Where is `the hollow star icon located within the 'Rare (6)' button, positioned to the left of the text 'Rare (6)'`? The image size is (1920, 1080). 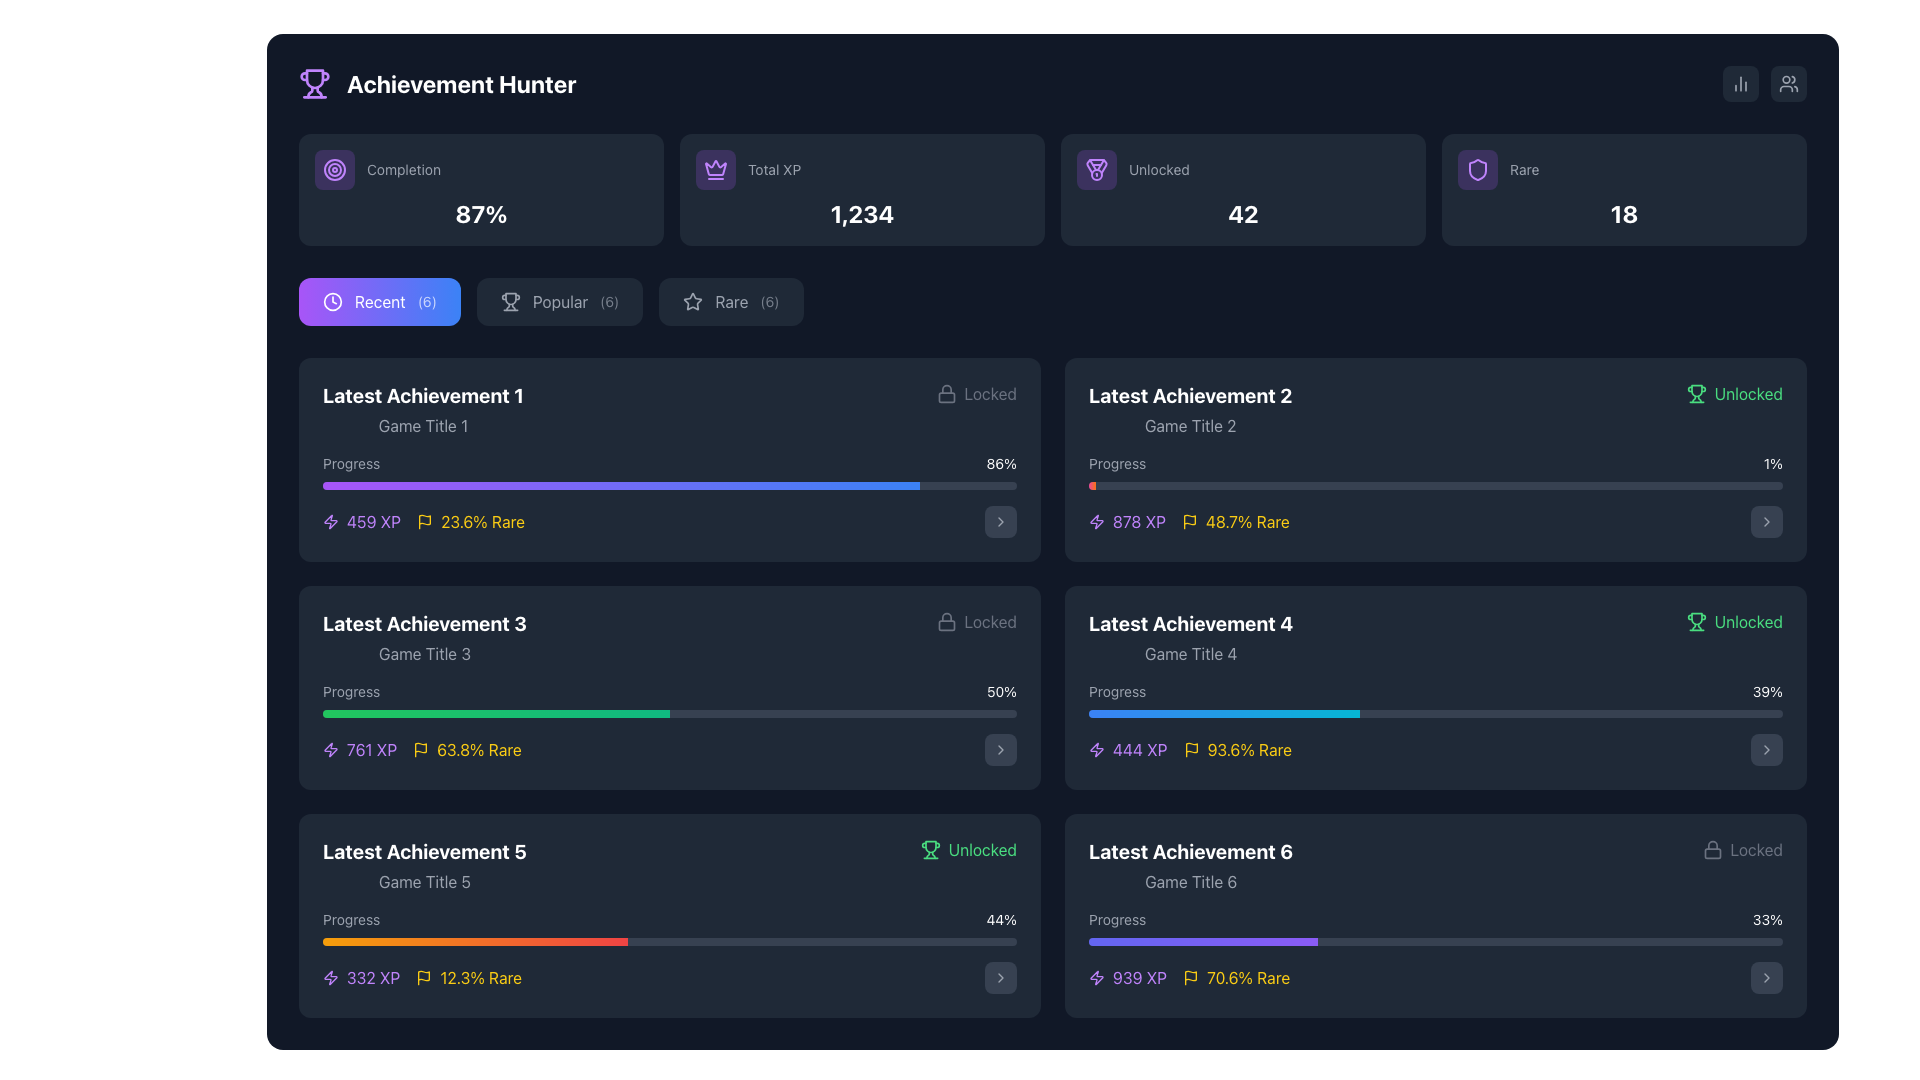
the hollow star icon located within the 'Rare (6)' button, positioned to the left of the text 'Rare (6)' is located at coordinates (693, 301).